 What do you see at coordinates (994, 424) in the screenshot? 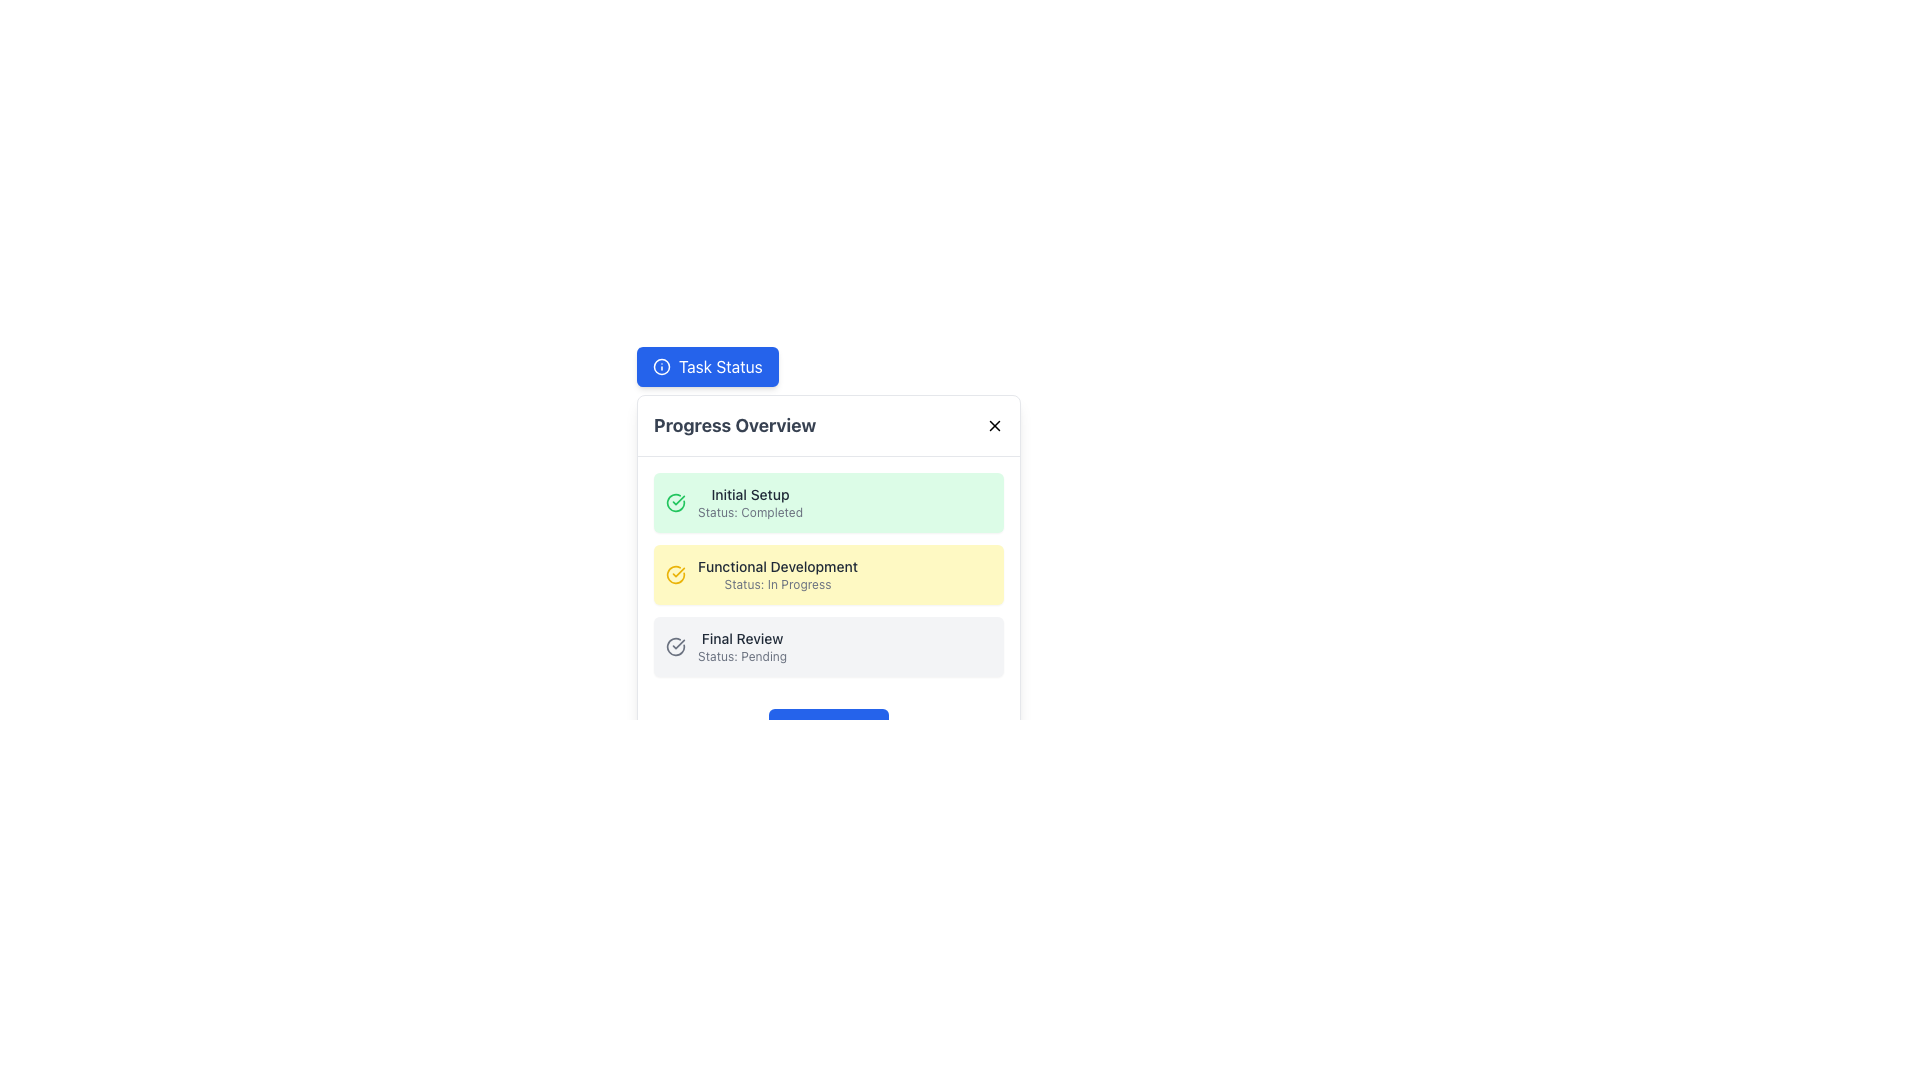
I see `the close button located at the top-right corner of the 'Progress Overview' section` at bounding box center [994, 424].